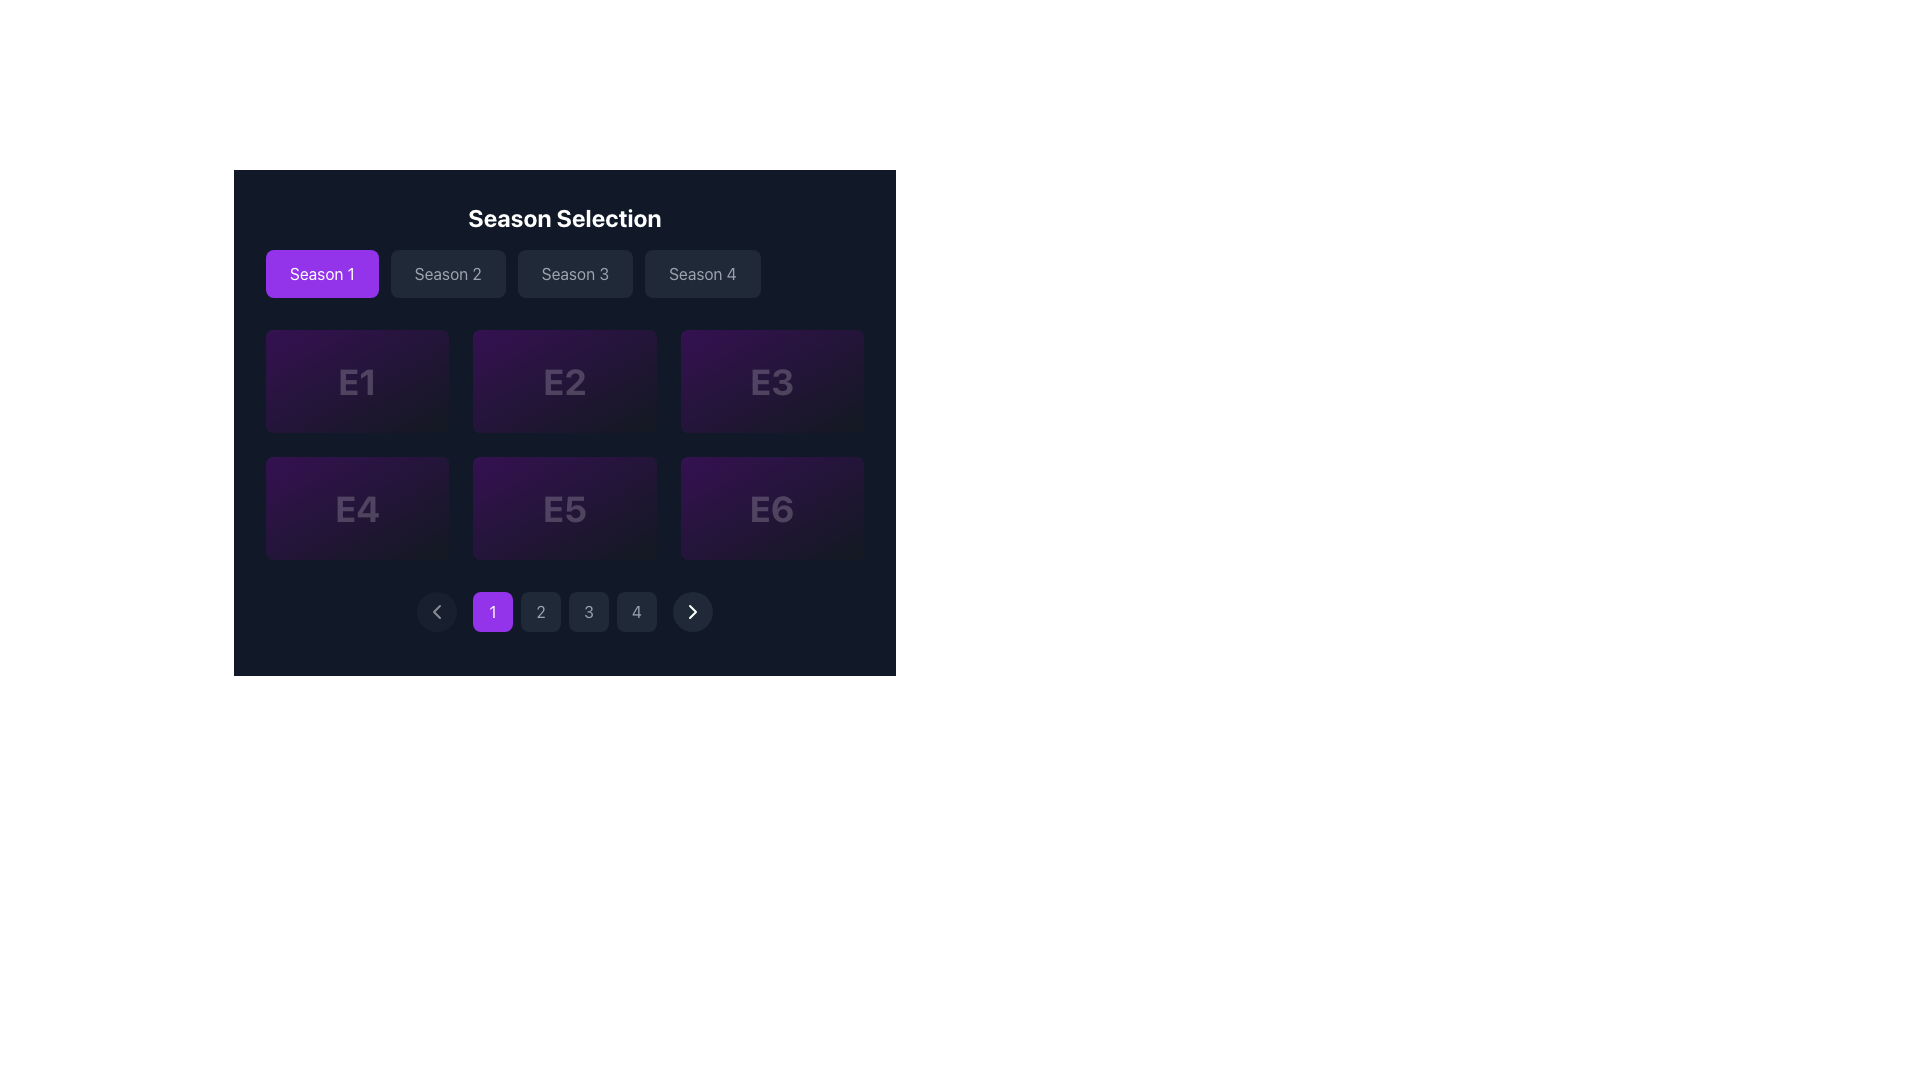  What do you see at coordinates (564, 410) in the screenshot?
I see `the button labeled 'E2' in the Season Selection section` at bounding box center [564, 410].